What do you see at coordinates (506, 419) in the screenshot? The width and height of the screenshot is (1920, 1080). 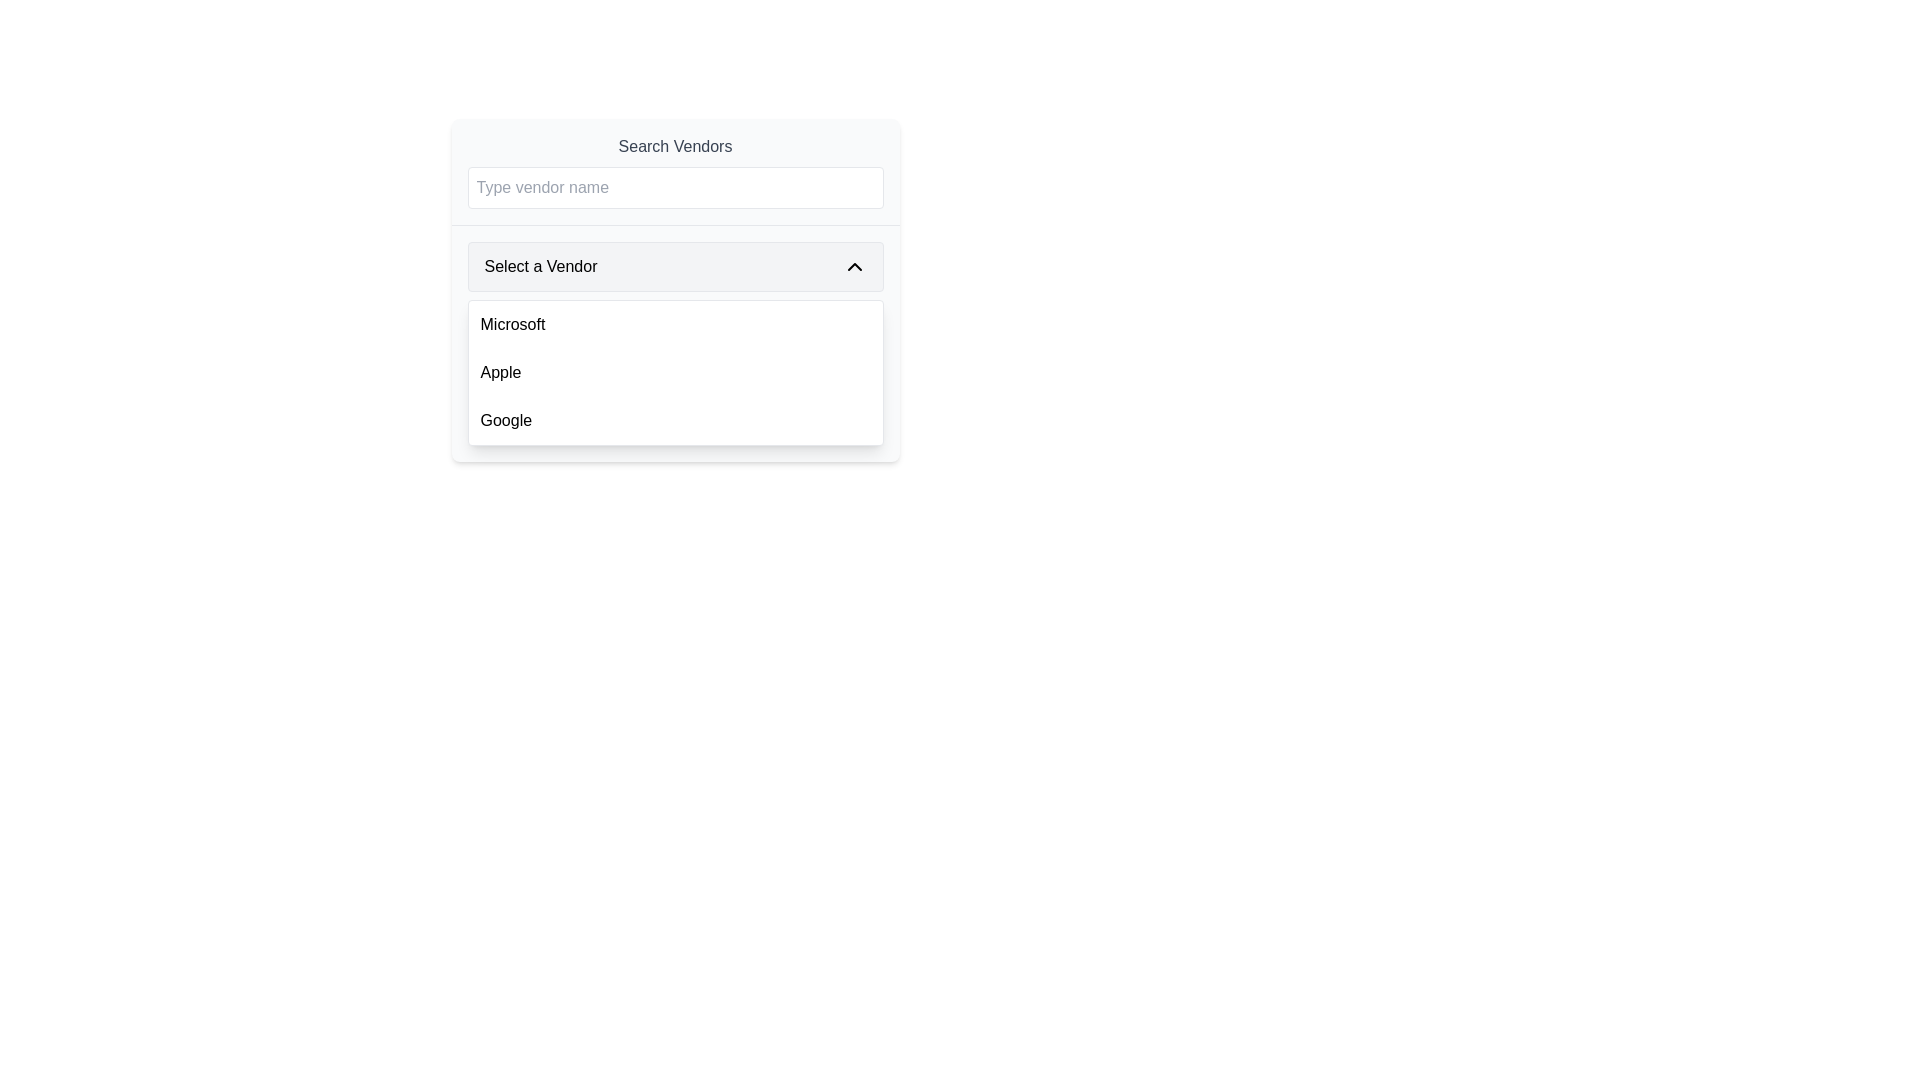 I see `the text 'Google' in bold font style located within the selectable list of vendors` at bounding box center [506, 419].